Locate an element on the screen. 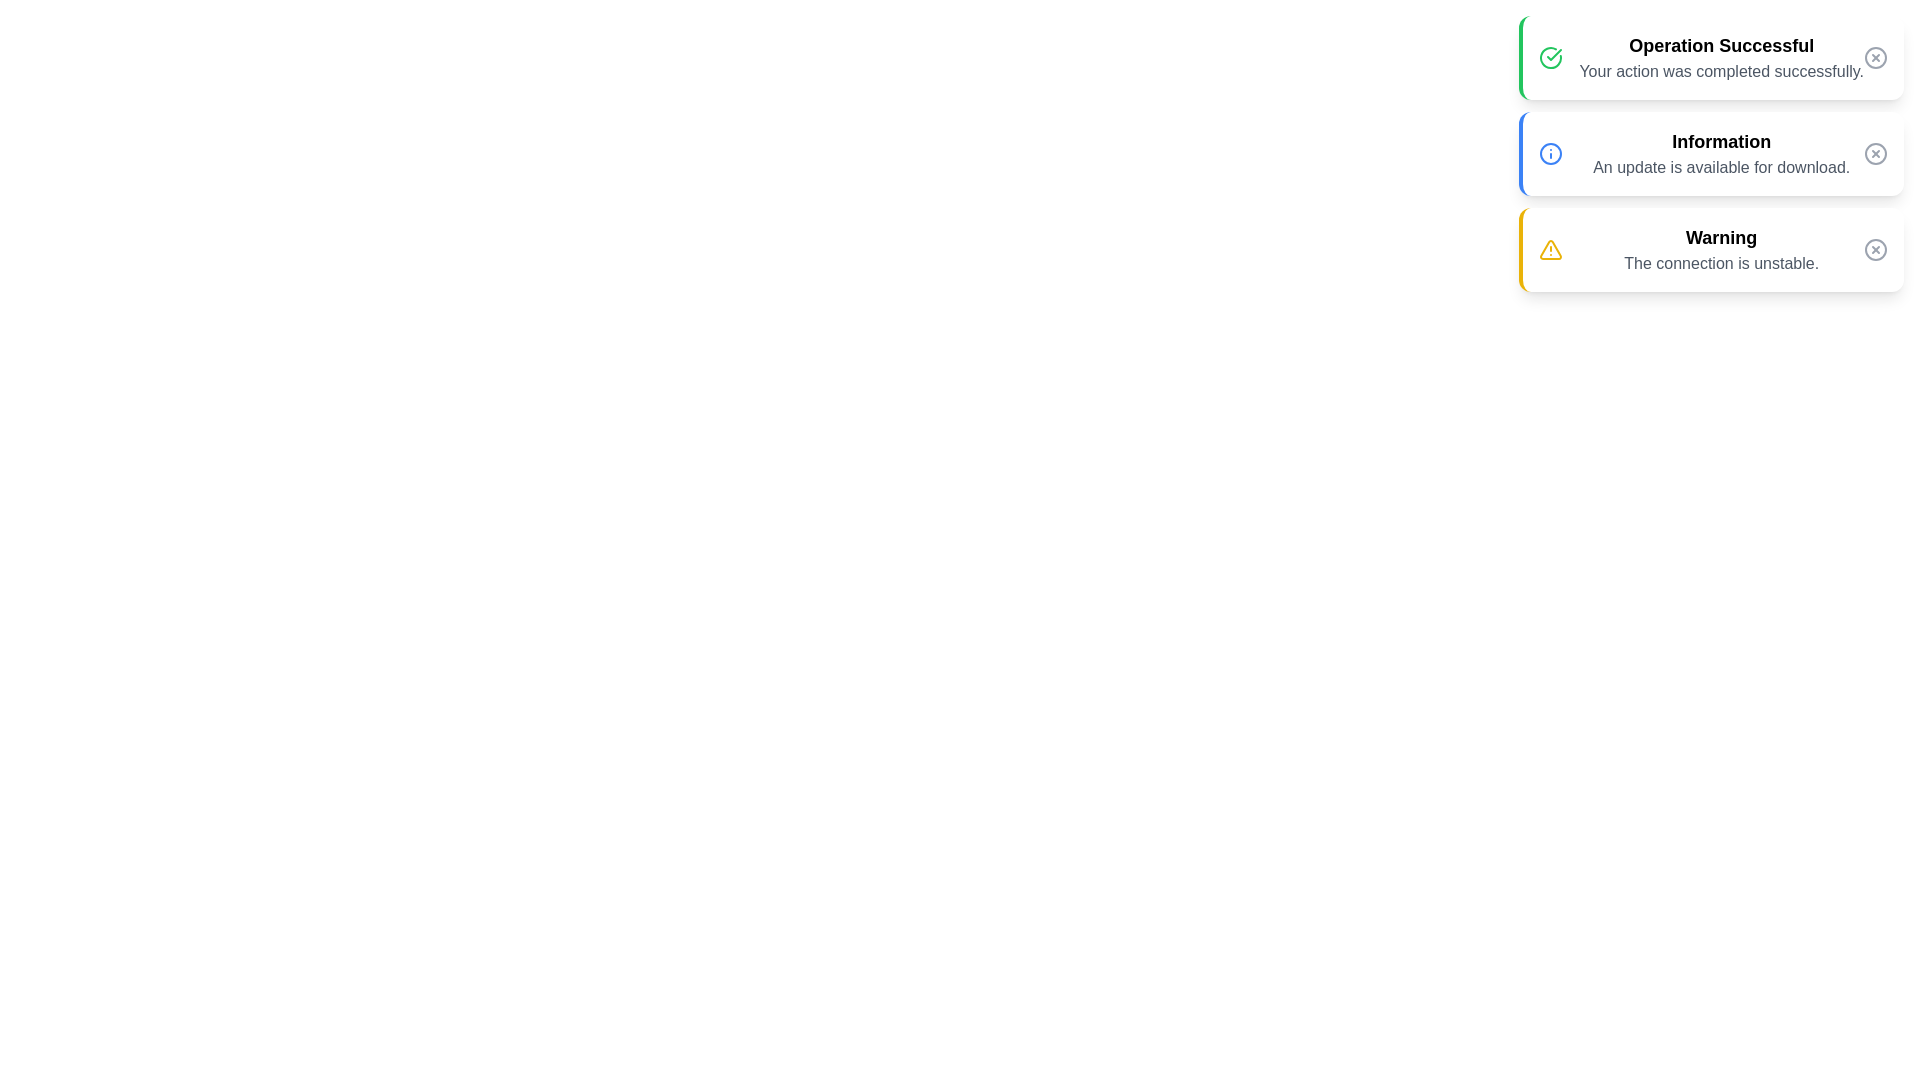 The width and height of the screenshot is (1920, 1080). the notification with type success is located at coordinates (1709, 56).